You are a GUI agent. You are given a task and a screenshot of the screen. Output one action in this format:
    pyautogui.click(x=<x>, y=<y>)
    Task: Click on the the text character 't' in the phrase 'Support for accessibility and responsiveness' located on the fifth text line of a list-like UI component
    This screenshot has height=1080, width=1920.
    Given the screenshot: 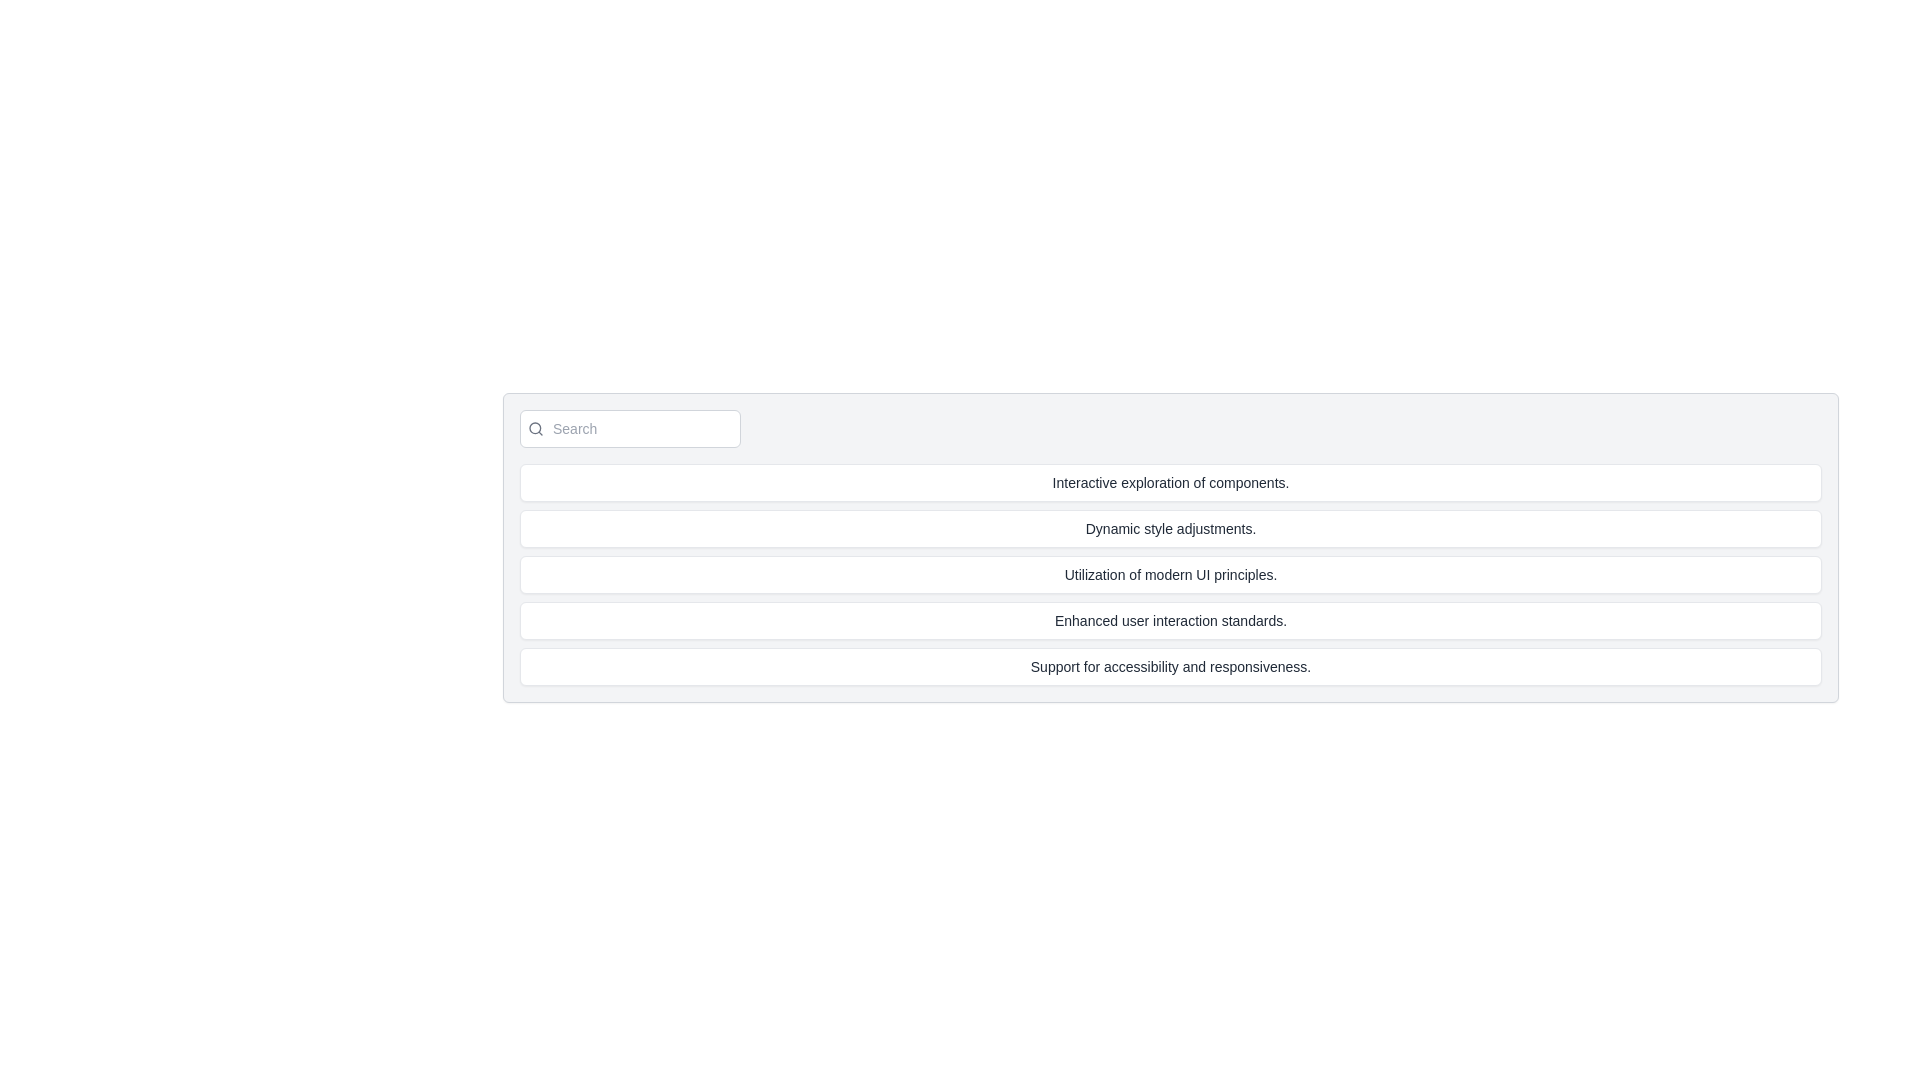 What is the action you would take?
    pyautogui.click(x=1169, y=667)
    